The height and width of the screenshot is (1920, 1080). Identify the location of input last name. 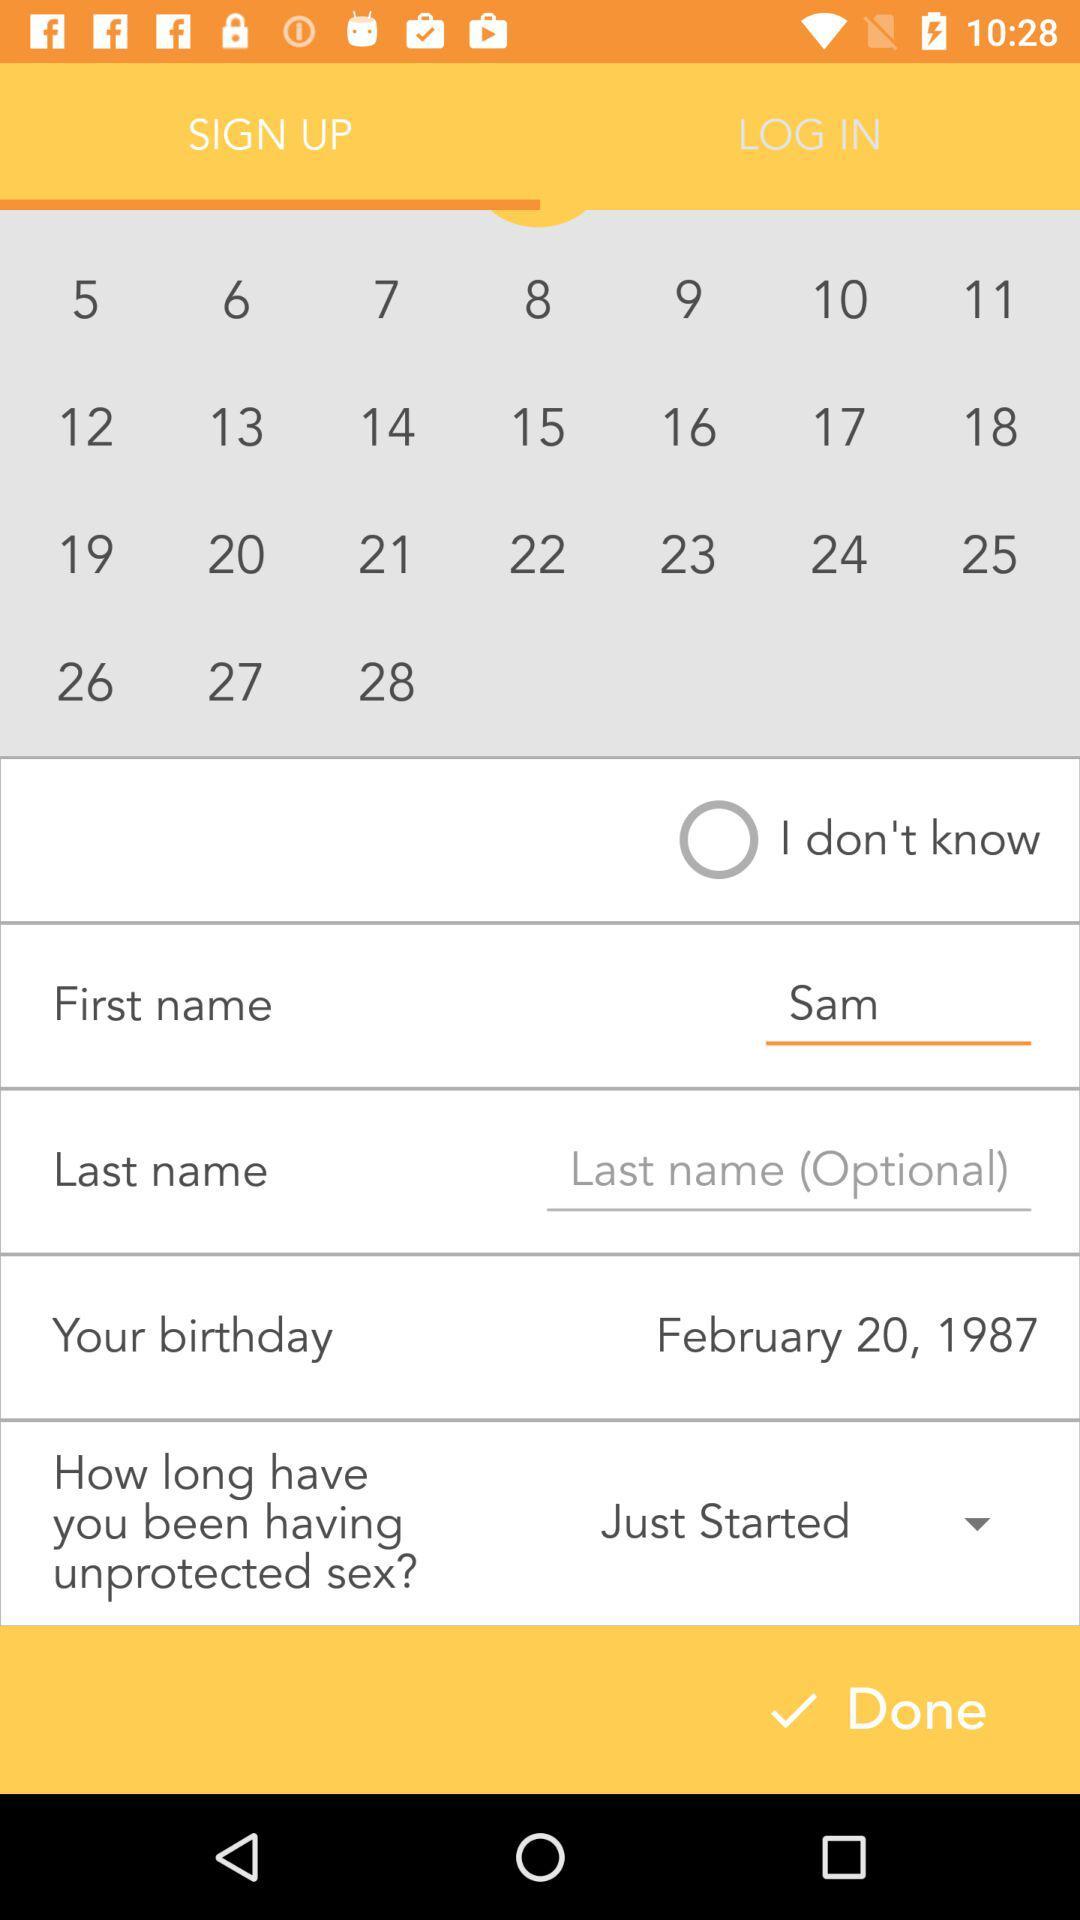
(788, 1171).